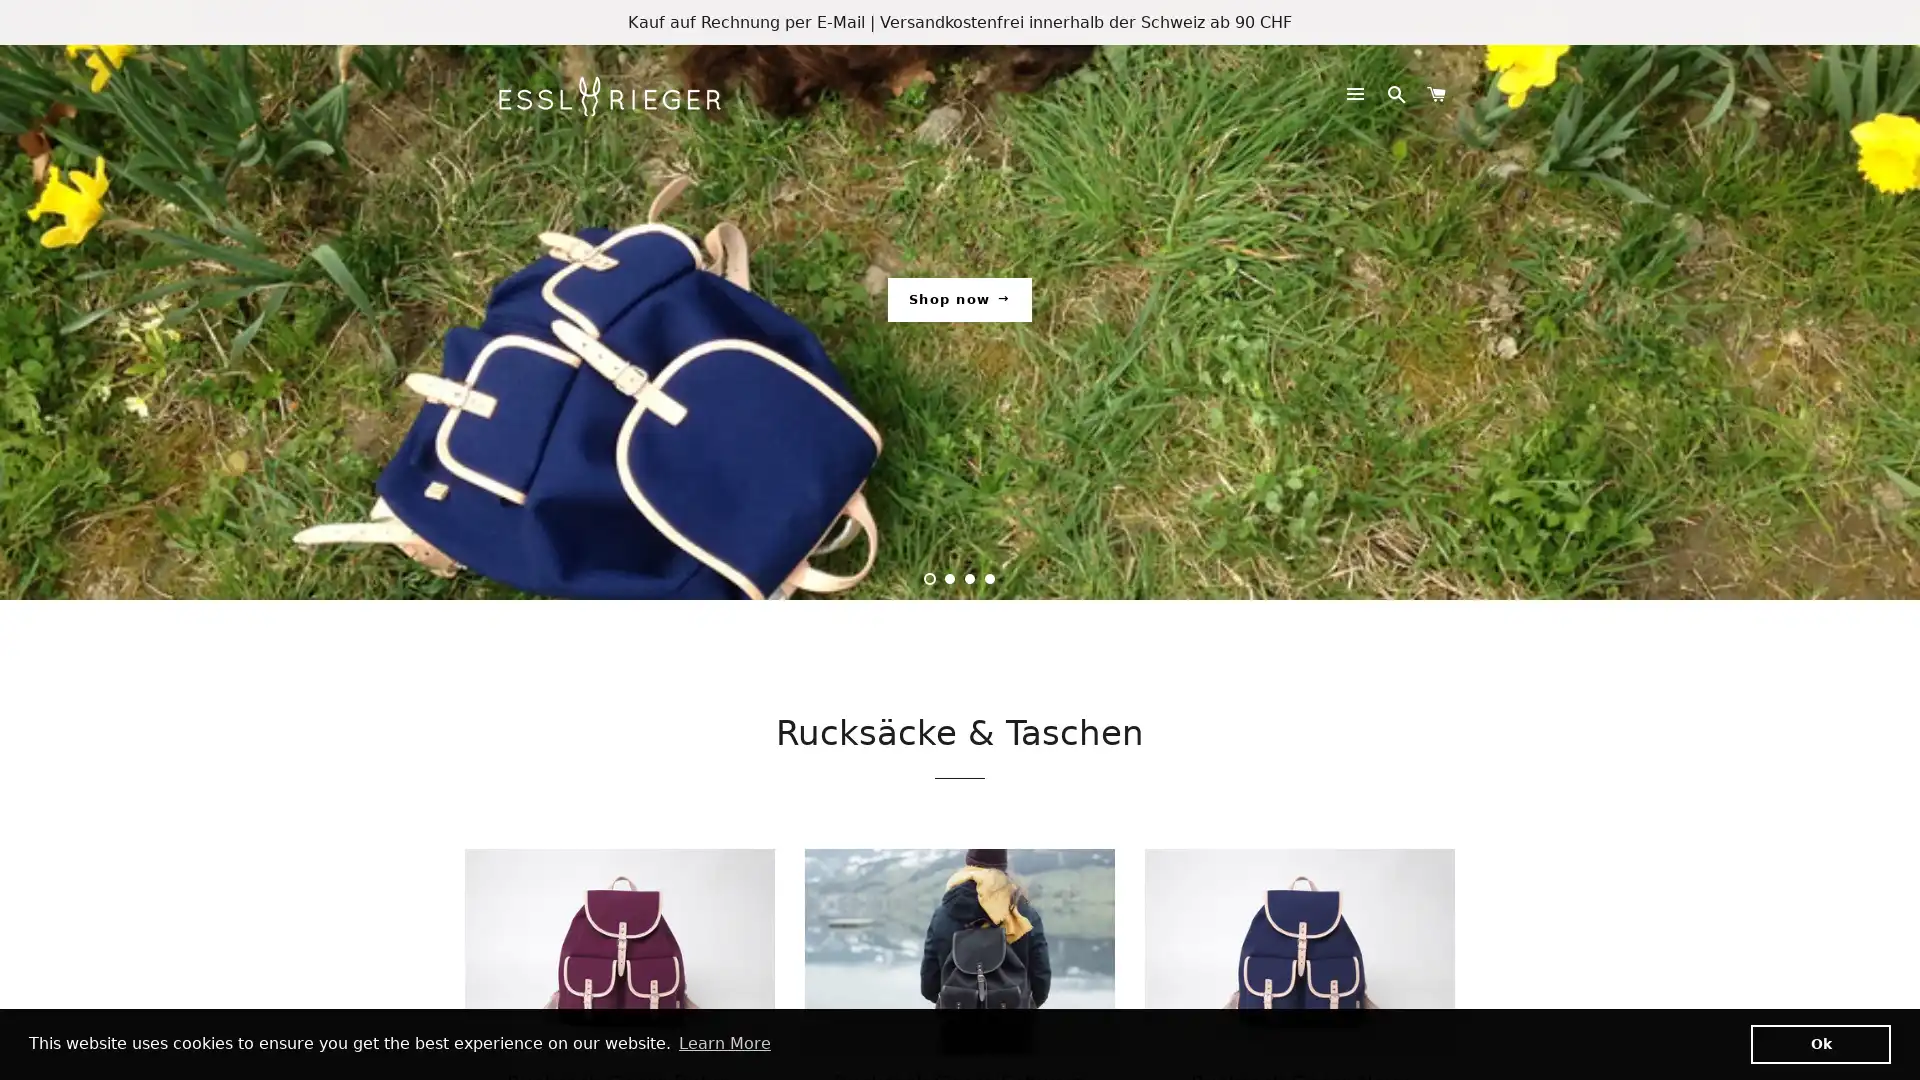 The image size is (1920, 1080). Describe the element at coordinates (723, 1043) in the screenshot. I see `learn more about cookies` at that location.